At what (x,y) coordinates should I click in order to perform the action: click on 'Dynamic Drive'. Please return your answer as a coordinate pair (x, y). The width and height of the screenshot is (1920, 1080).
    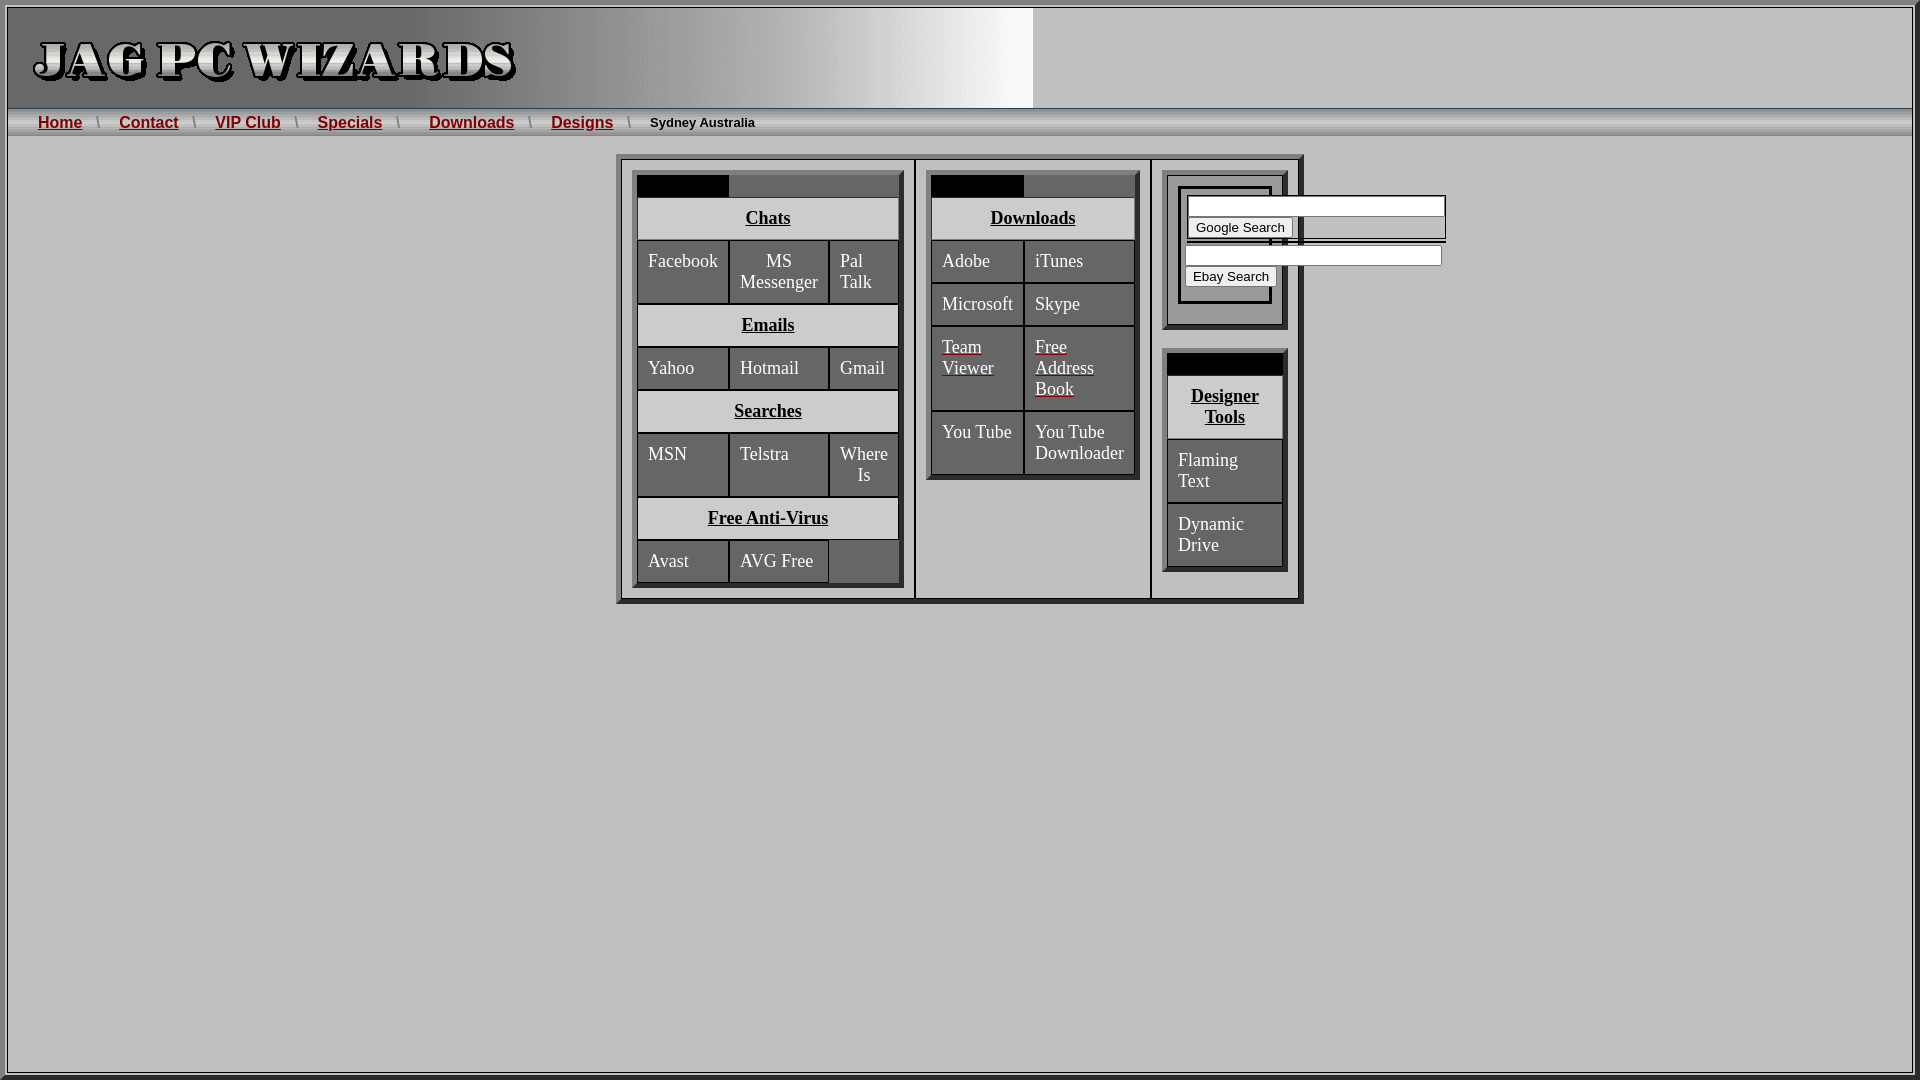
    Looking at the image, I should click on (1209, 534).